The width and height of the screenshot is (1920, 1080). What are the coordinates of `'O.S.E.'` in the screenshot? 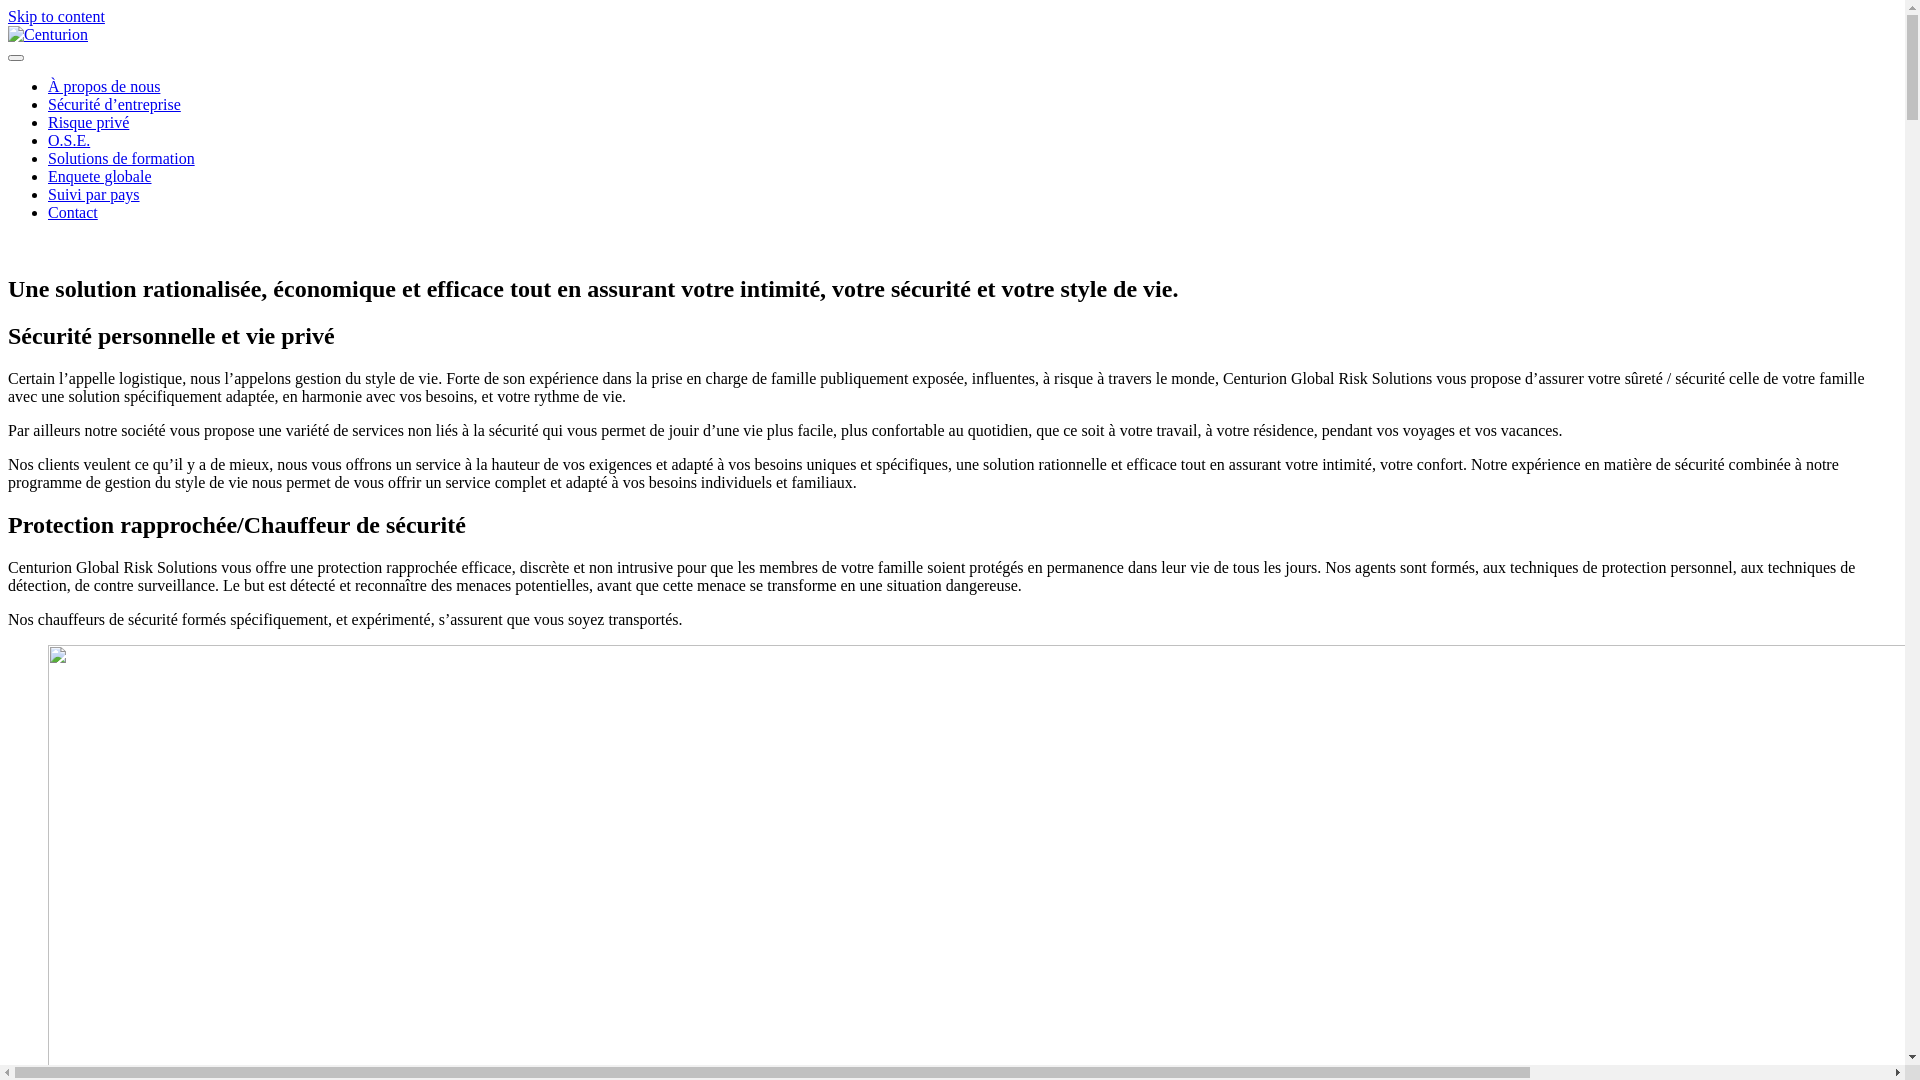 It's located at (68, 139).